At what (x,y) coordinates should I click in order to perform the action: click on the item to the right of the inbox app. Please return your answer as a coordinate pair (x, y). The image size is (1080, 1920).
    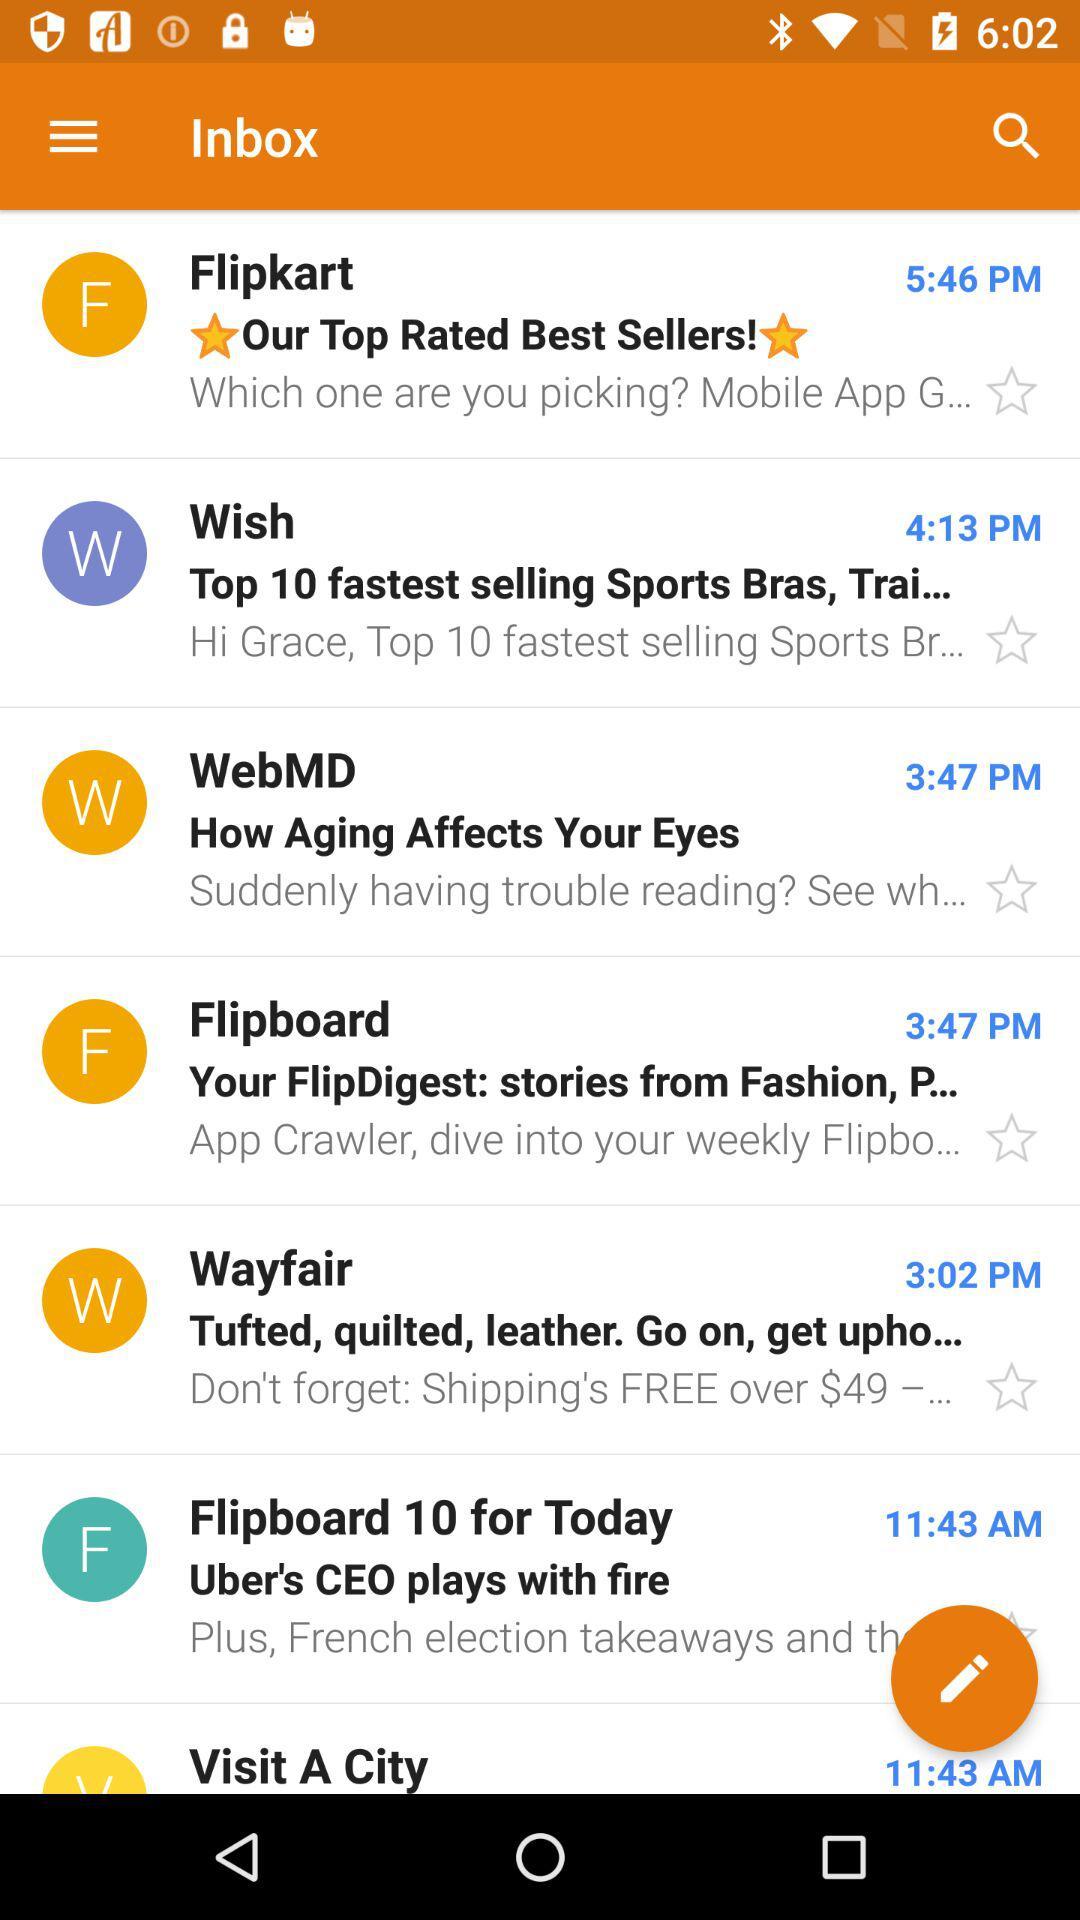
    Looking at the image, I should click on (1017, 135).